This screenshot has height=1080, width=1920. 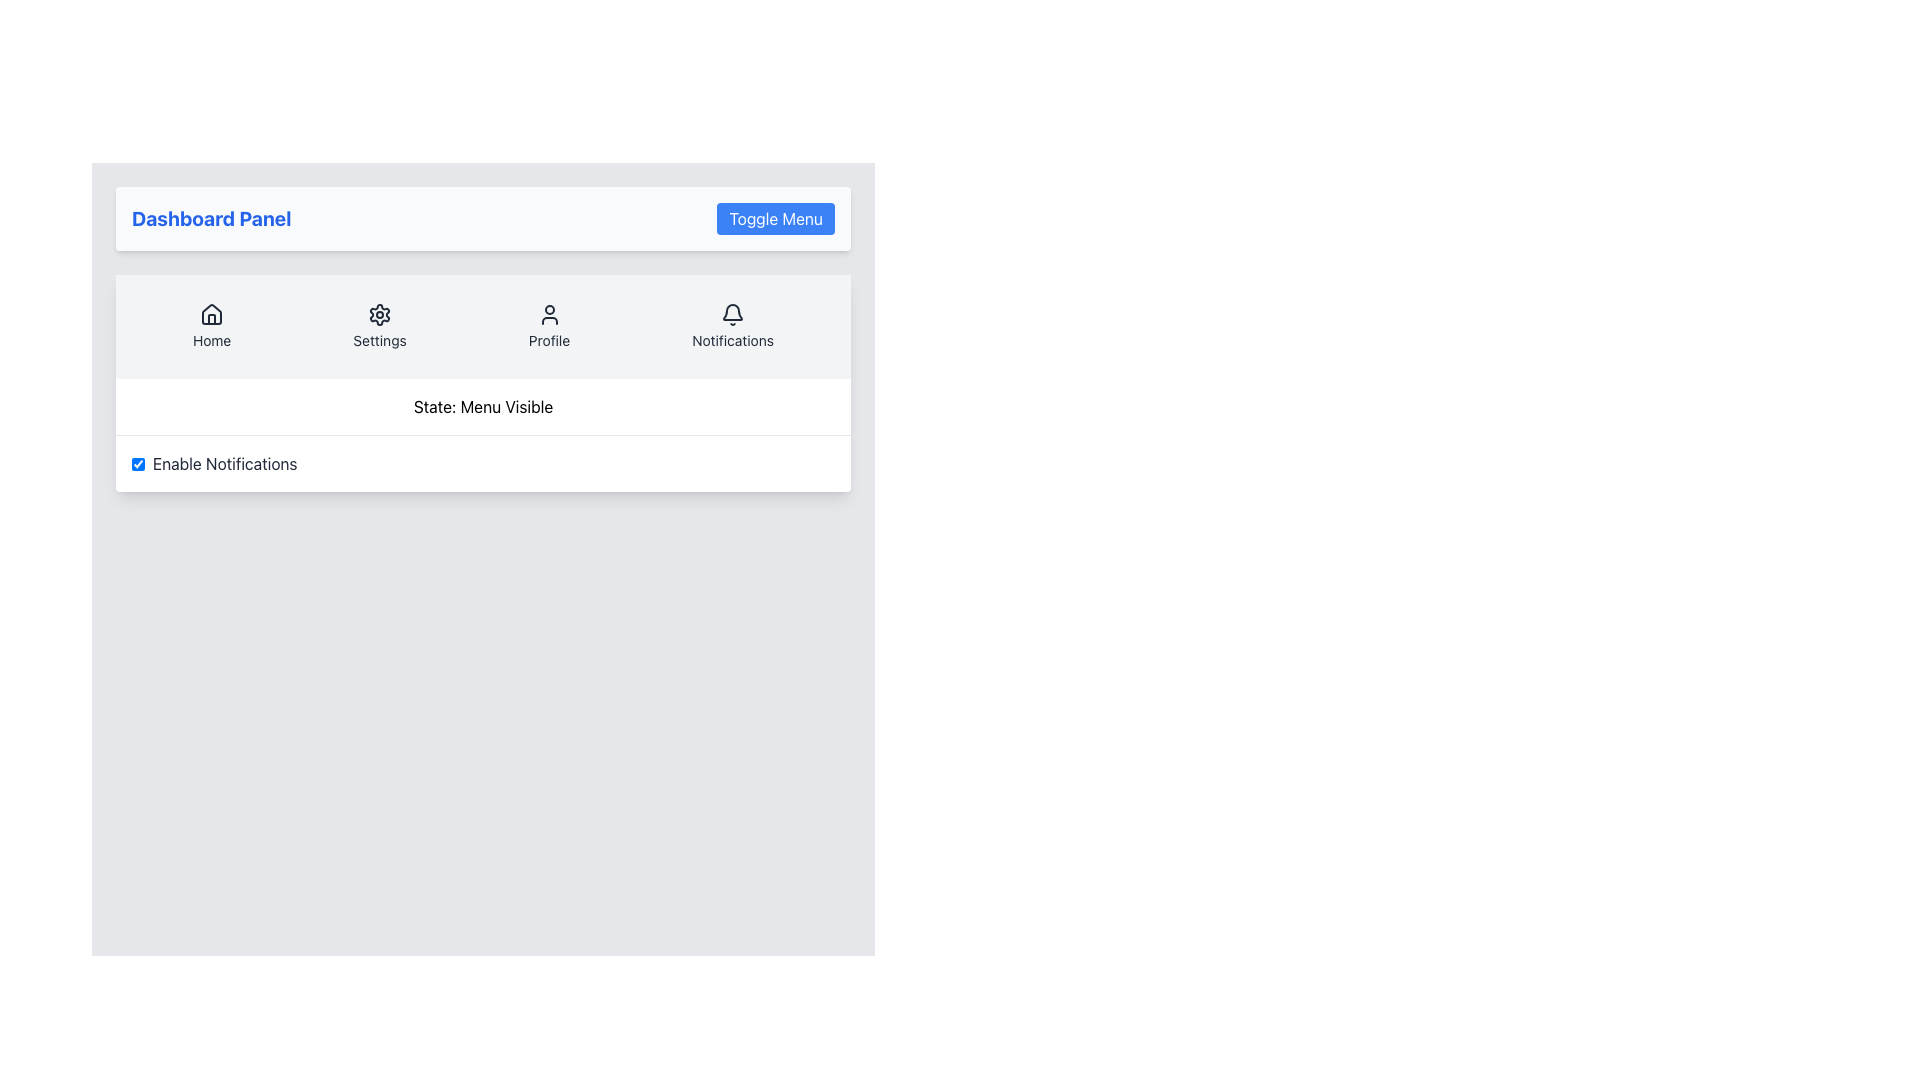 What do you see at coordinates (775, 219) in the screenshot?
I see `the button labeled 'Toggle Menu' with a blue background located at the top-right corner of the gray panel` at bounding box center [775, 219].